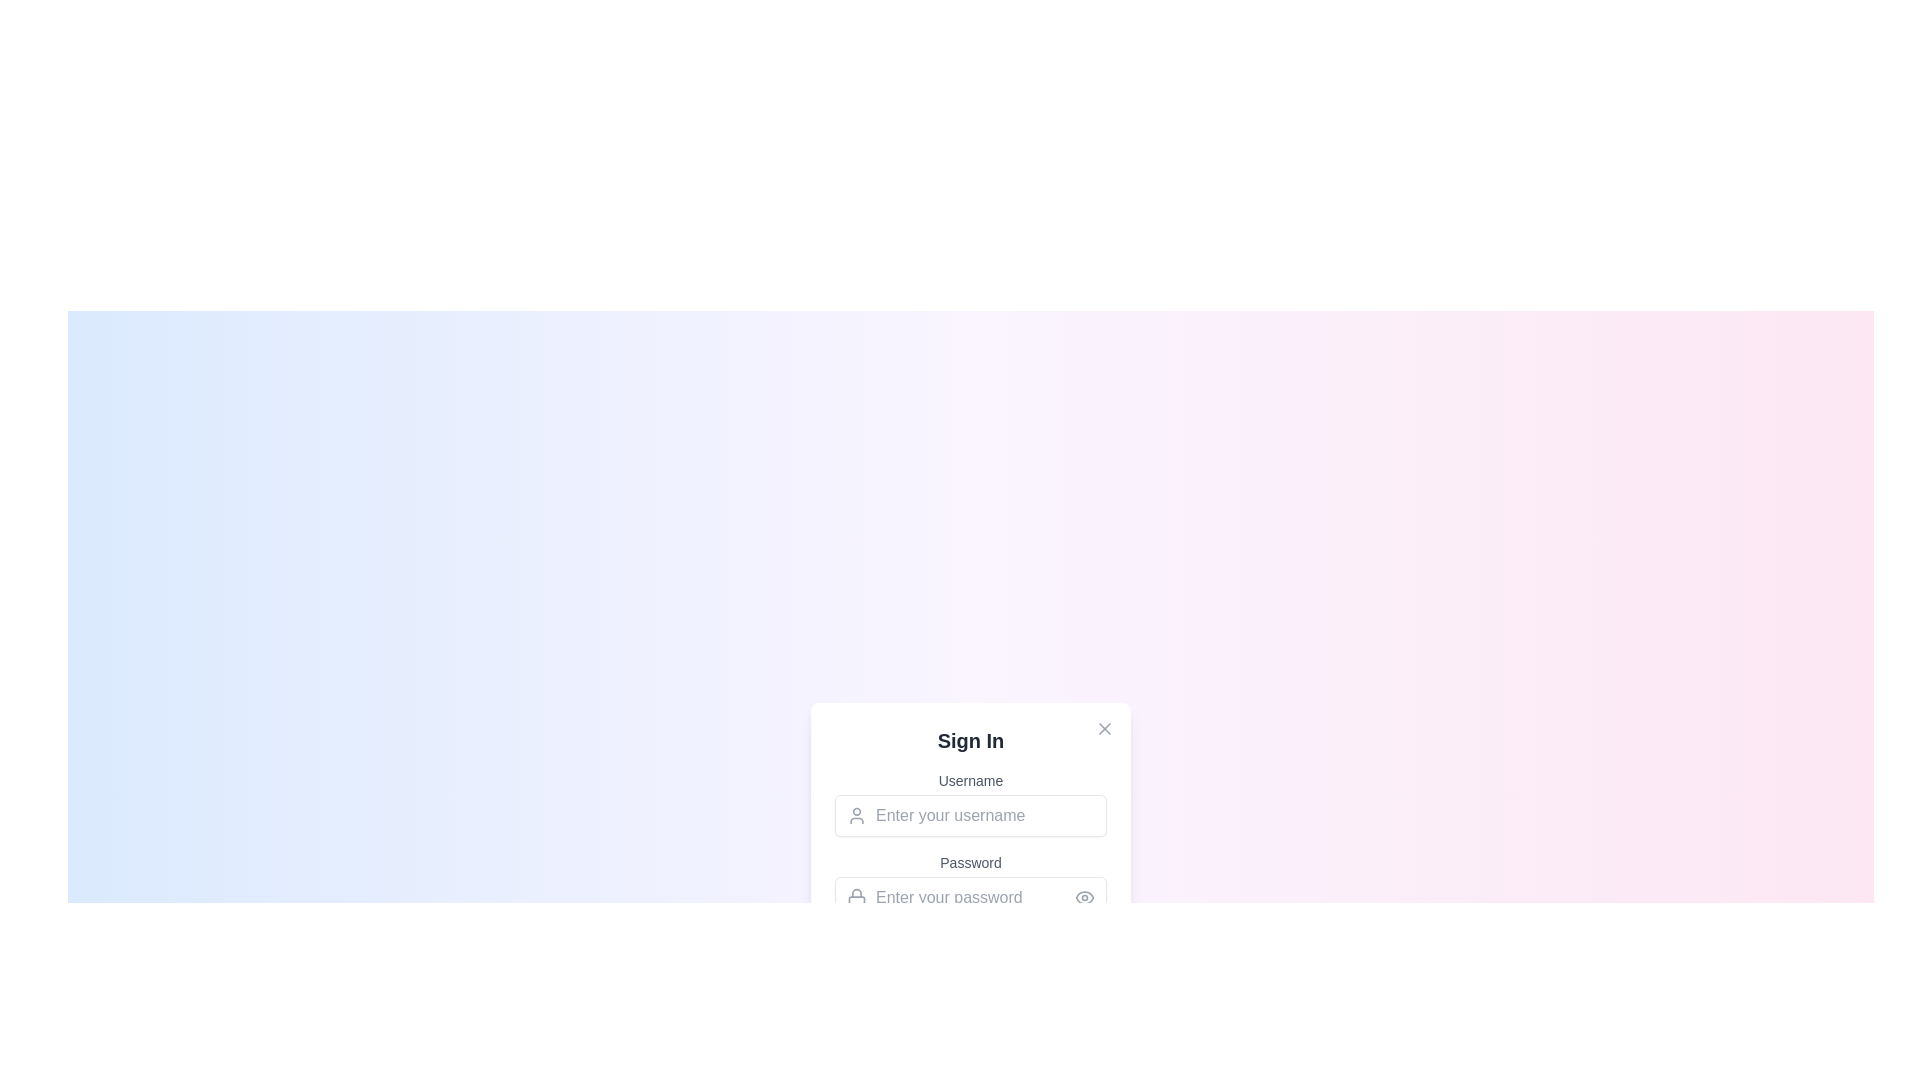 This screenshot has width=1920, height=1080. I want to click on the small gray 'X' button located at the top-right corner of the sign-in card, which changes to a darker shade on hover, so click(1103, 729).